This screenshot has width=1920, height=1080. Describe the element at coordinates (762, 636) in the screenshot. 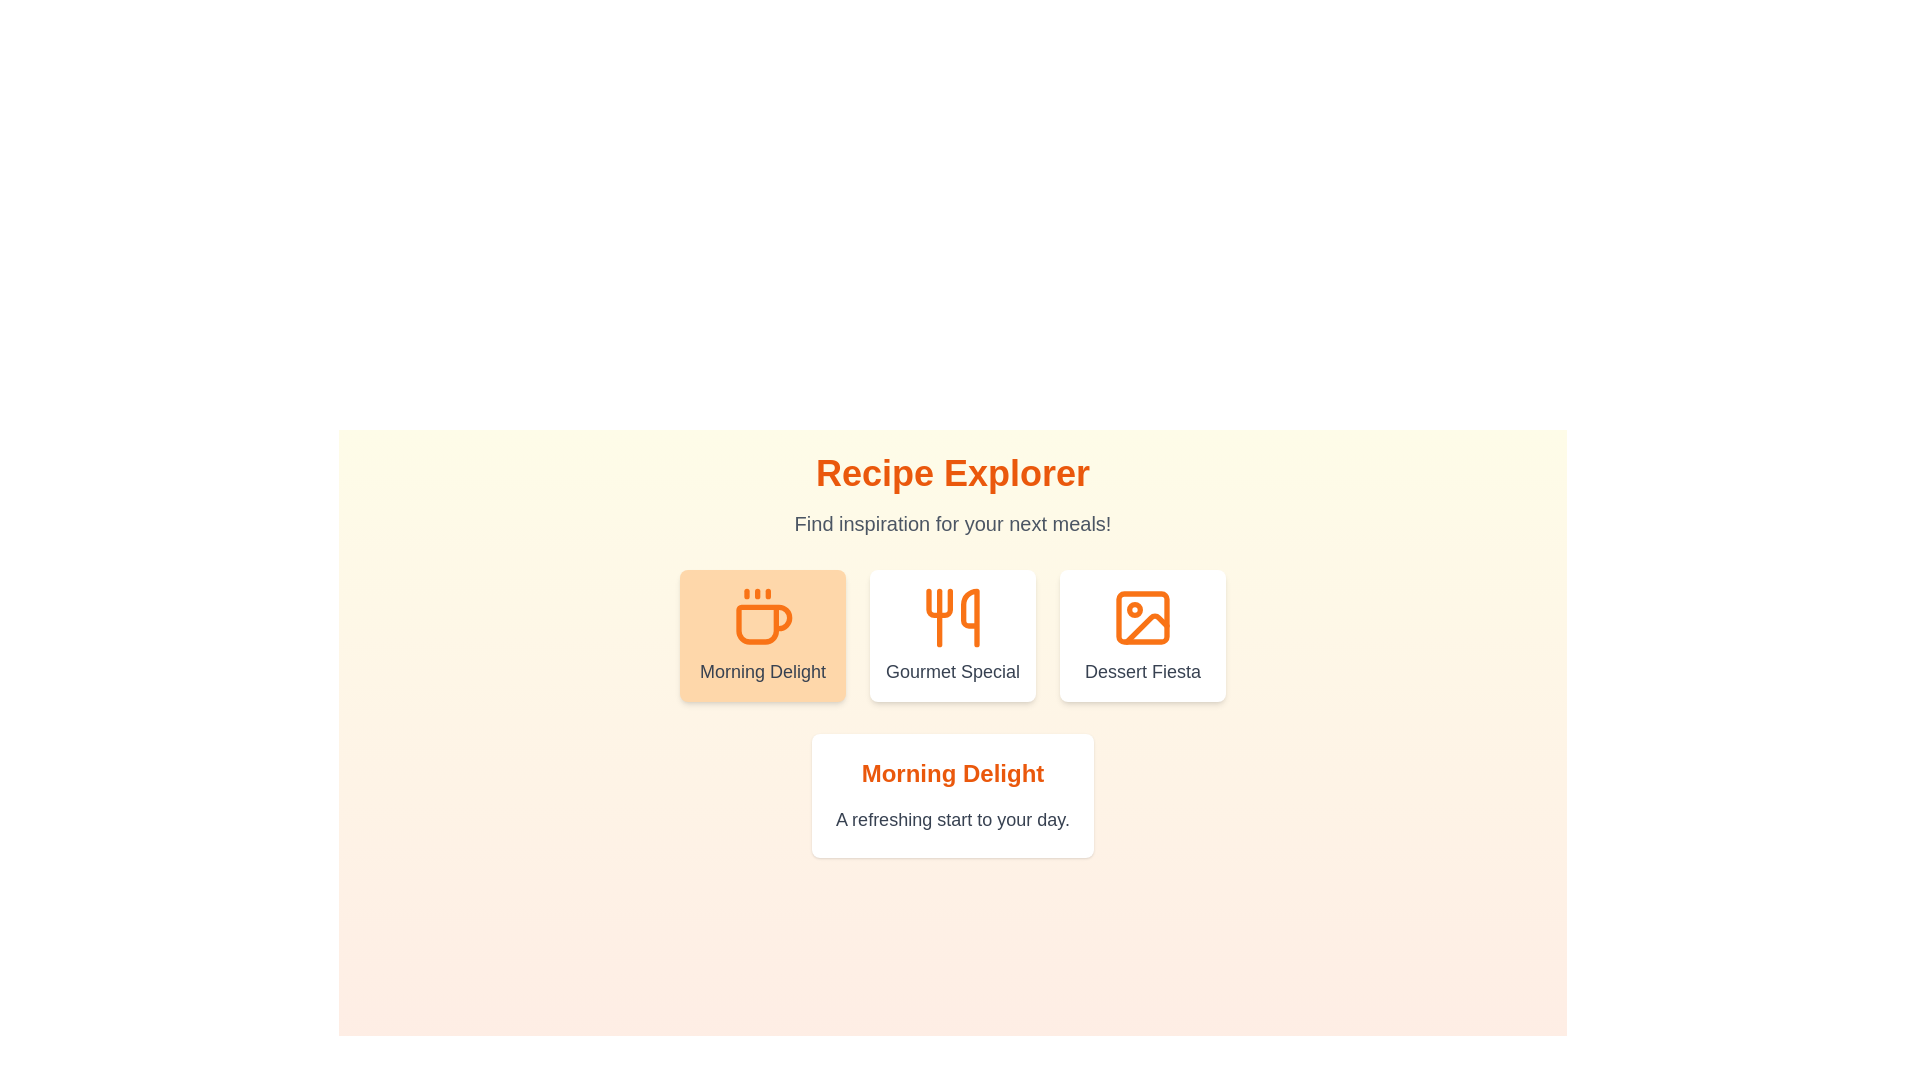

I see `the 'Morning Delight' clickable card, which features a soft orange background and a coffee cup icon at the top` at that location.